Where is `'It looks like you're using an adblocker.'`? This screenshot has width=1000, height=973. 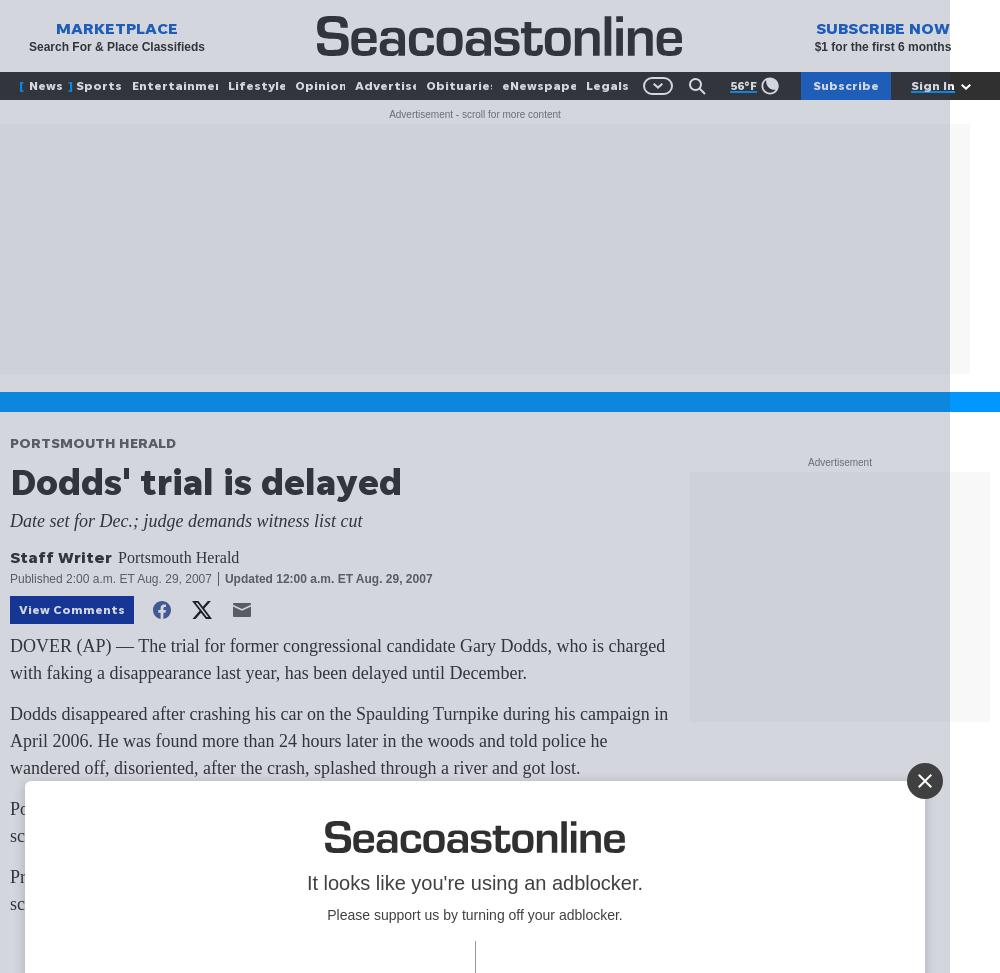
'It looks like you're using an adblocker.' is located at coordinates (473, 882).